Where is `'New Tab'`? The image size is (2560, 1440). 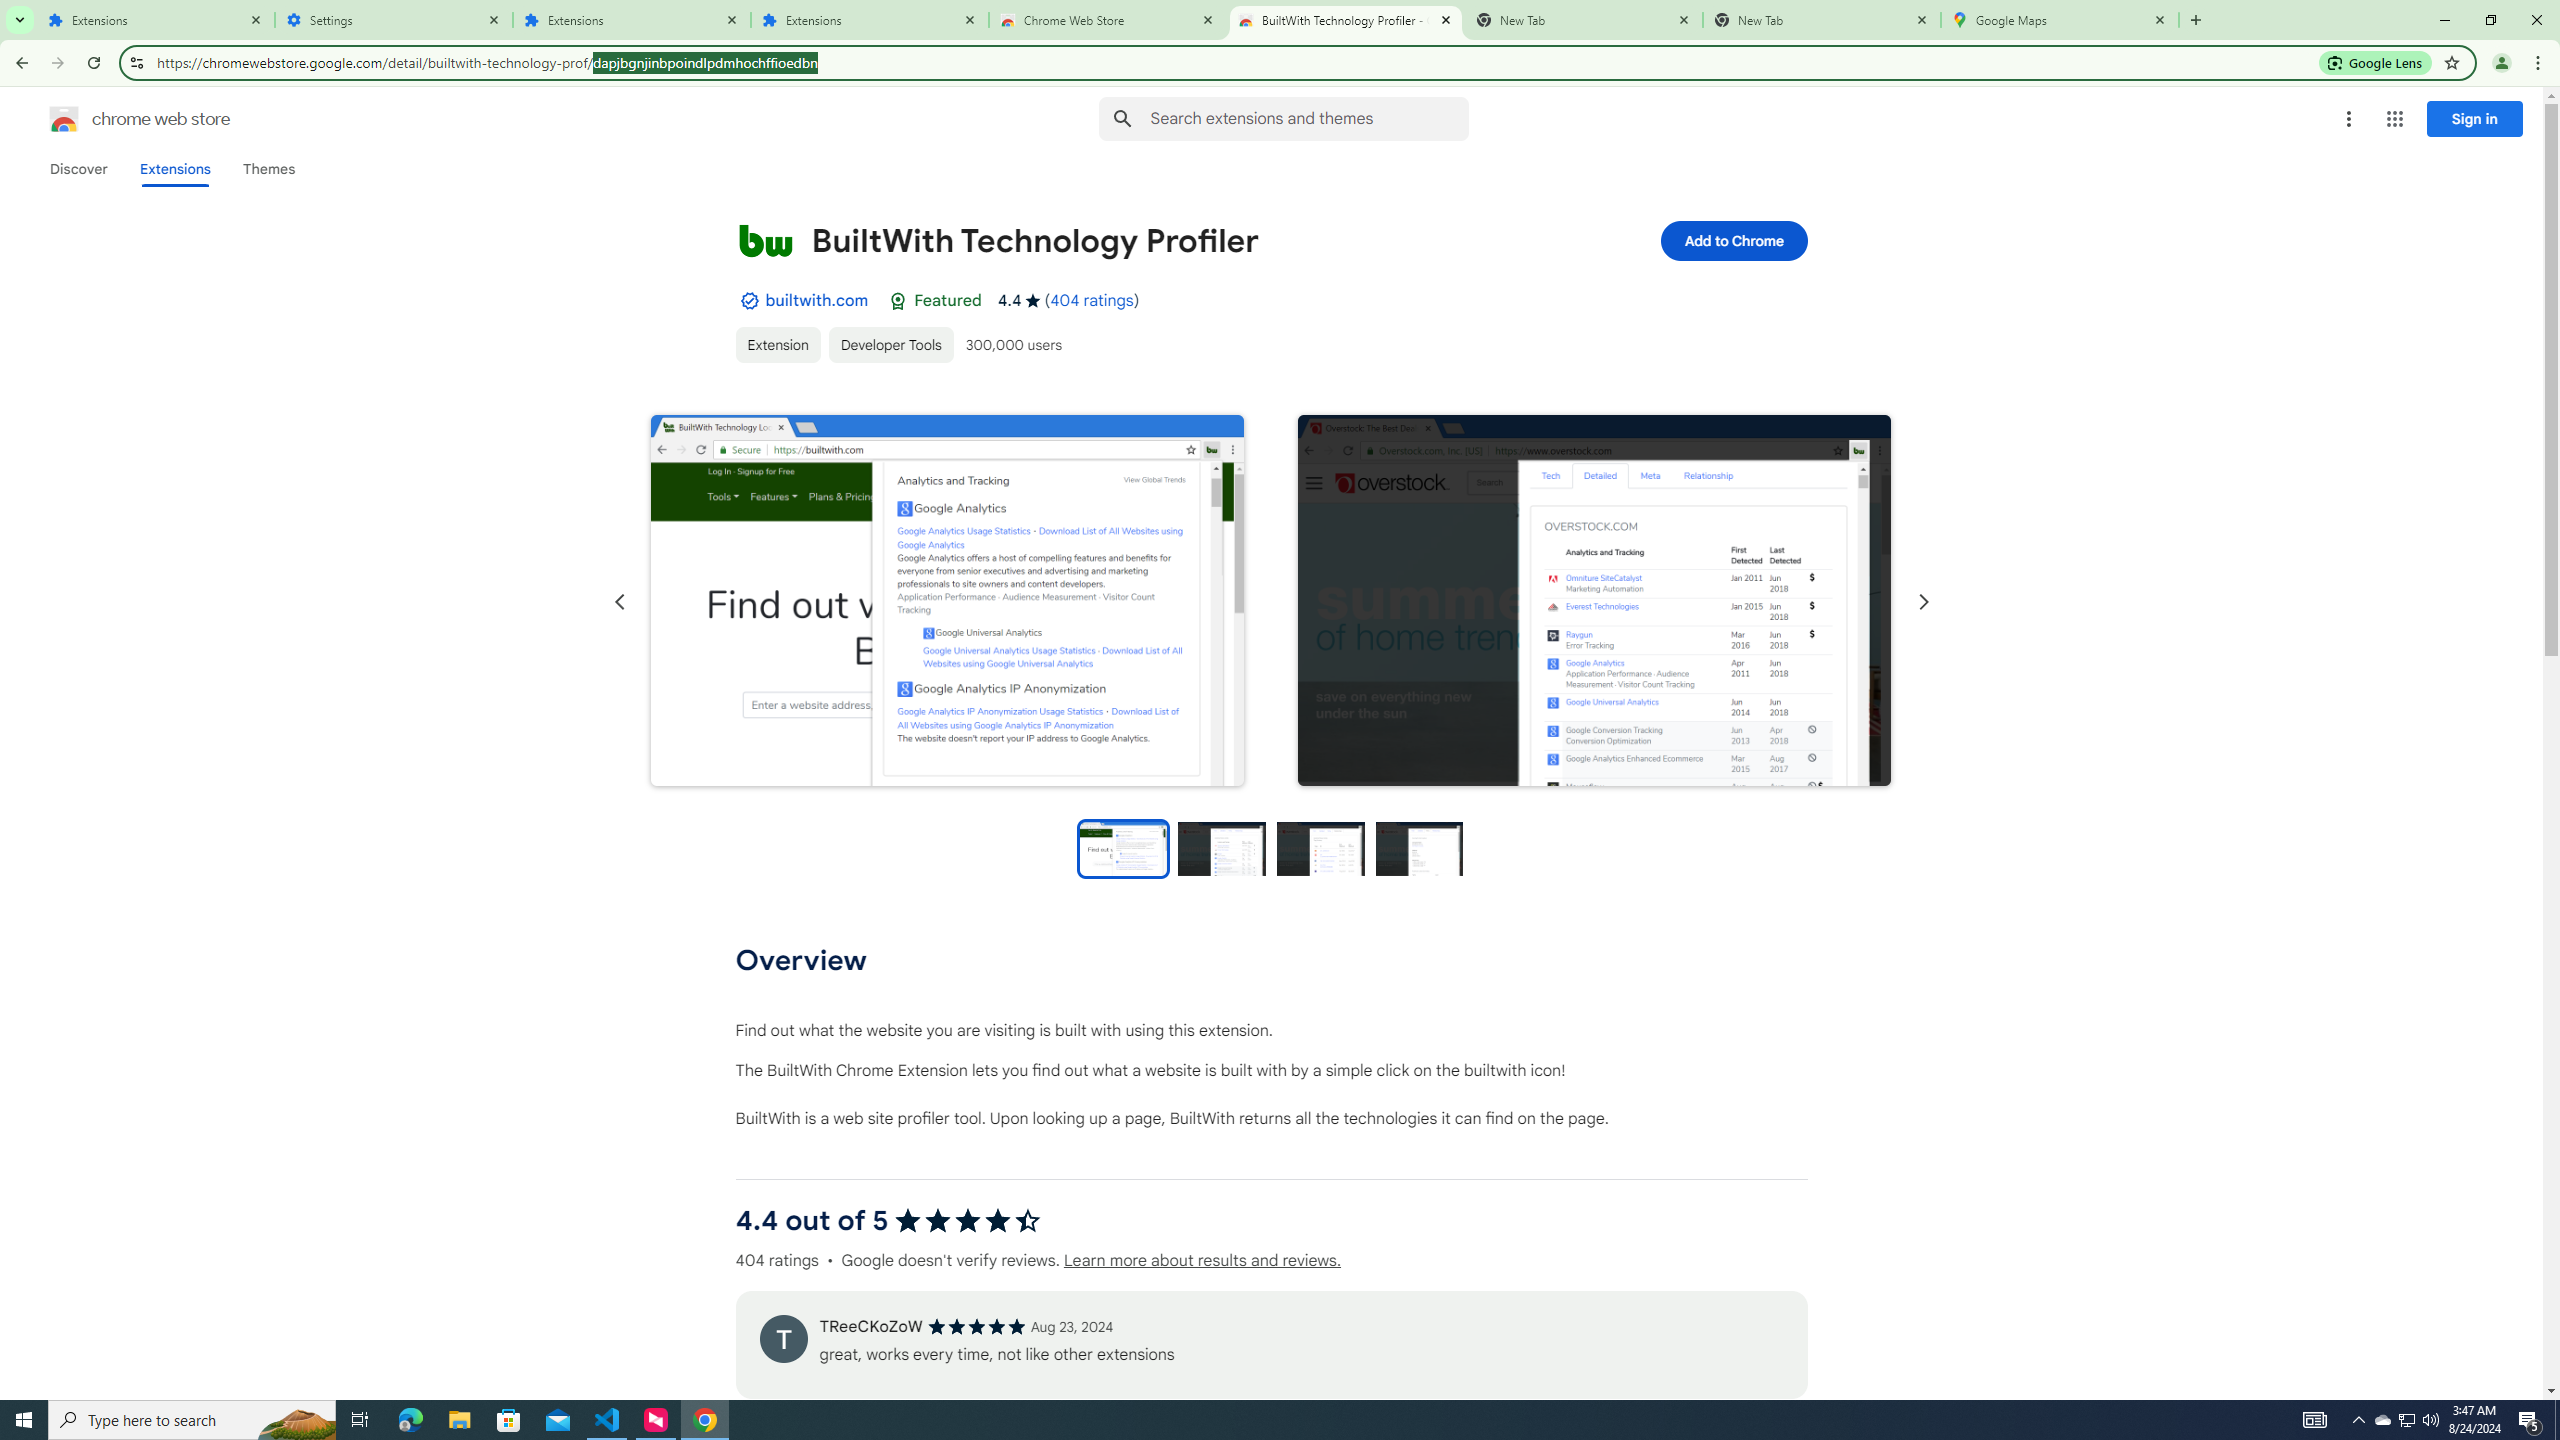
'New Tab' is located at coordinates (1822, 19).